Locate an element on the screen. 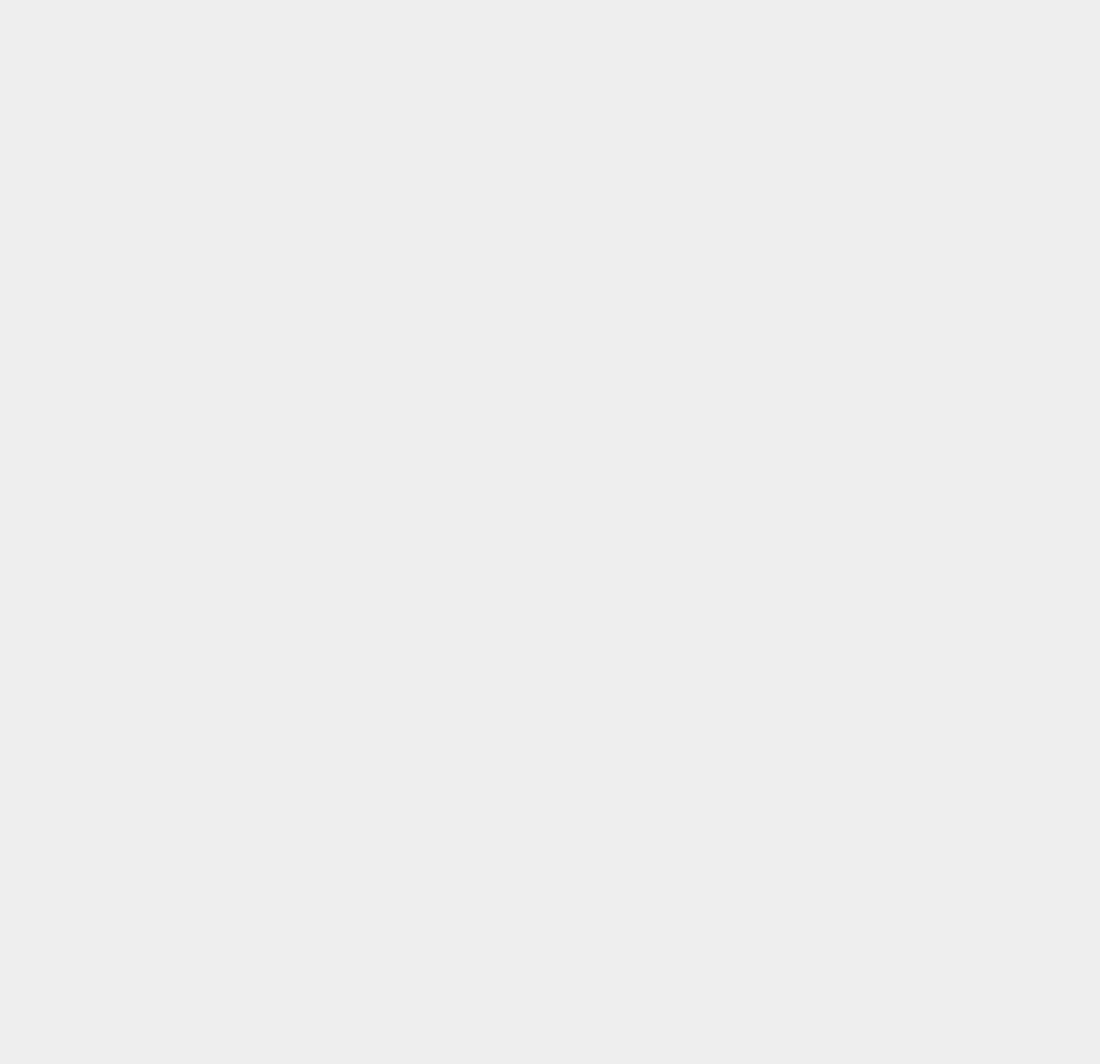  'SEO Tools' is located at coordinates (809, 393).